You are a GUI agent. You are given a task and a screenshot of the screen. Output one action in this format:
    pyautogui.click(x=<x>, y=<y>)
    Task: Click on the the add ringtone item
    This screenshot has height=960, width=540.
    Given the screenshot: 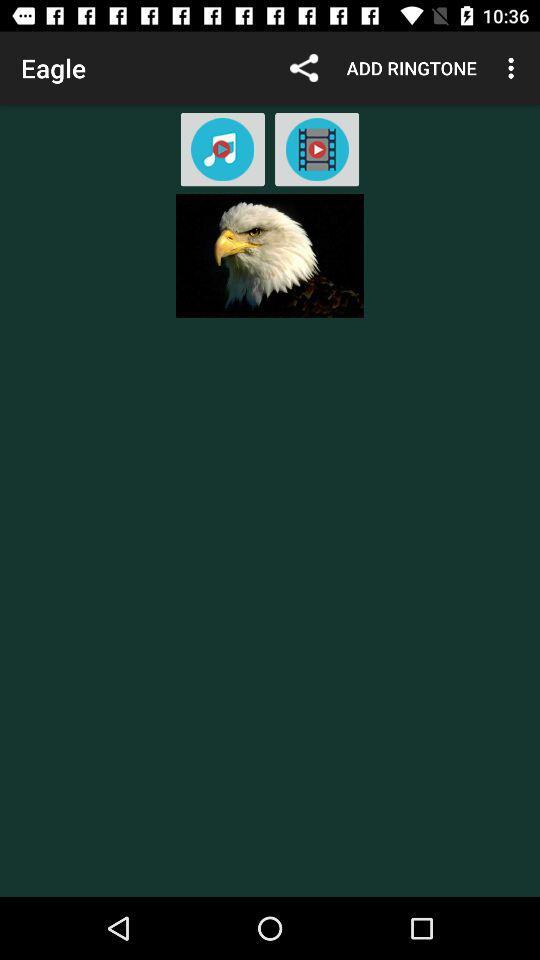 What is the action you would take?
    pyautogui.click(x=410, y=68)
    